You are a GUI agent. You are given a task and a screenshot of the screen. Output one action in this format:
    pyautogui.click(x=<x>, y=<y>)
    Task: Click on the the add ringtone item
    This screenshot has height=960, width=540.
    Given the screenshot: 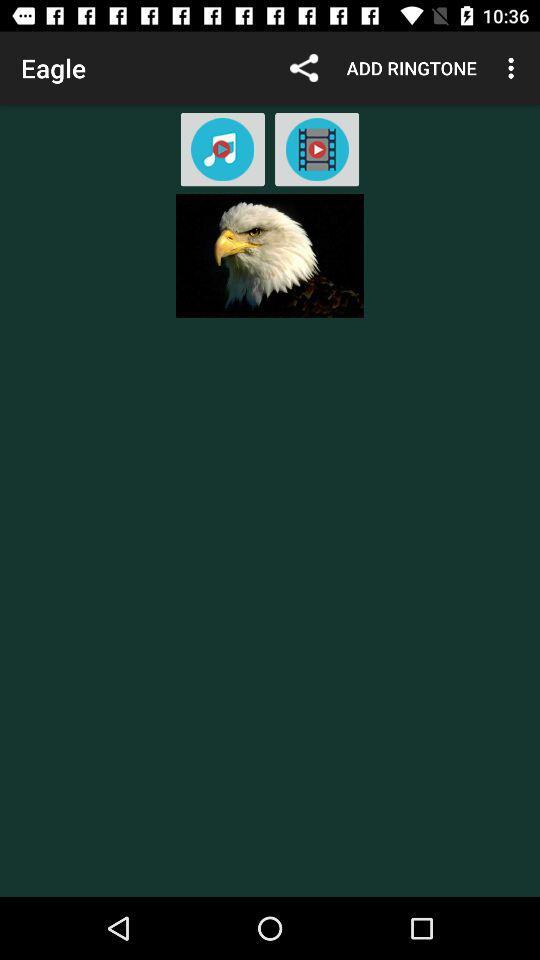 What is the action you would take?
    pyautogui.click(x=410, y=68)
    